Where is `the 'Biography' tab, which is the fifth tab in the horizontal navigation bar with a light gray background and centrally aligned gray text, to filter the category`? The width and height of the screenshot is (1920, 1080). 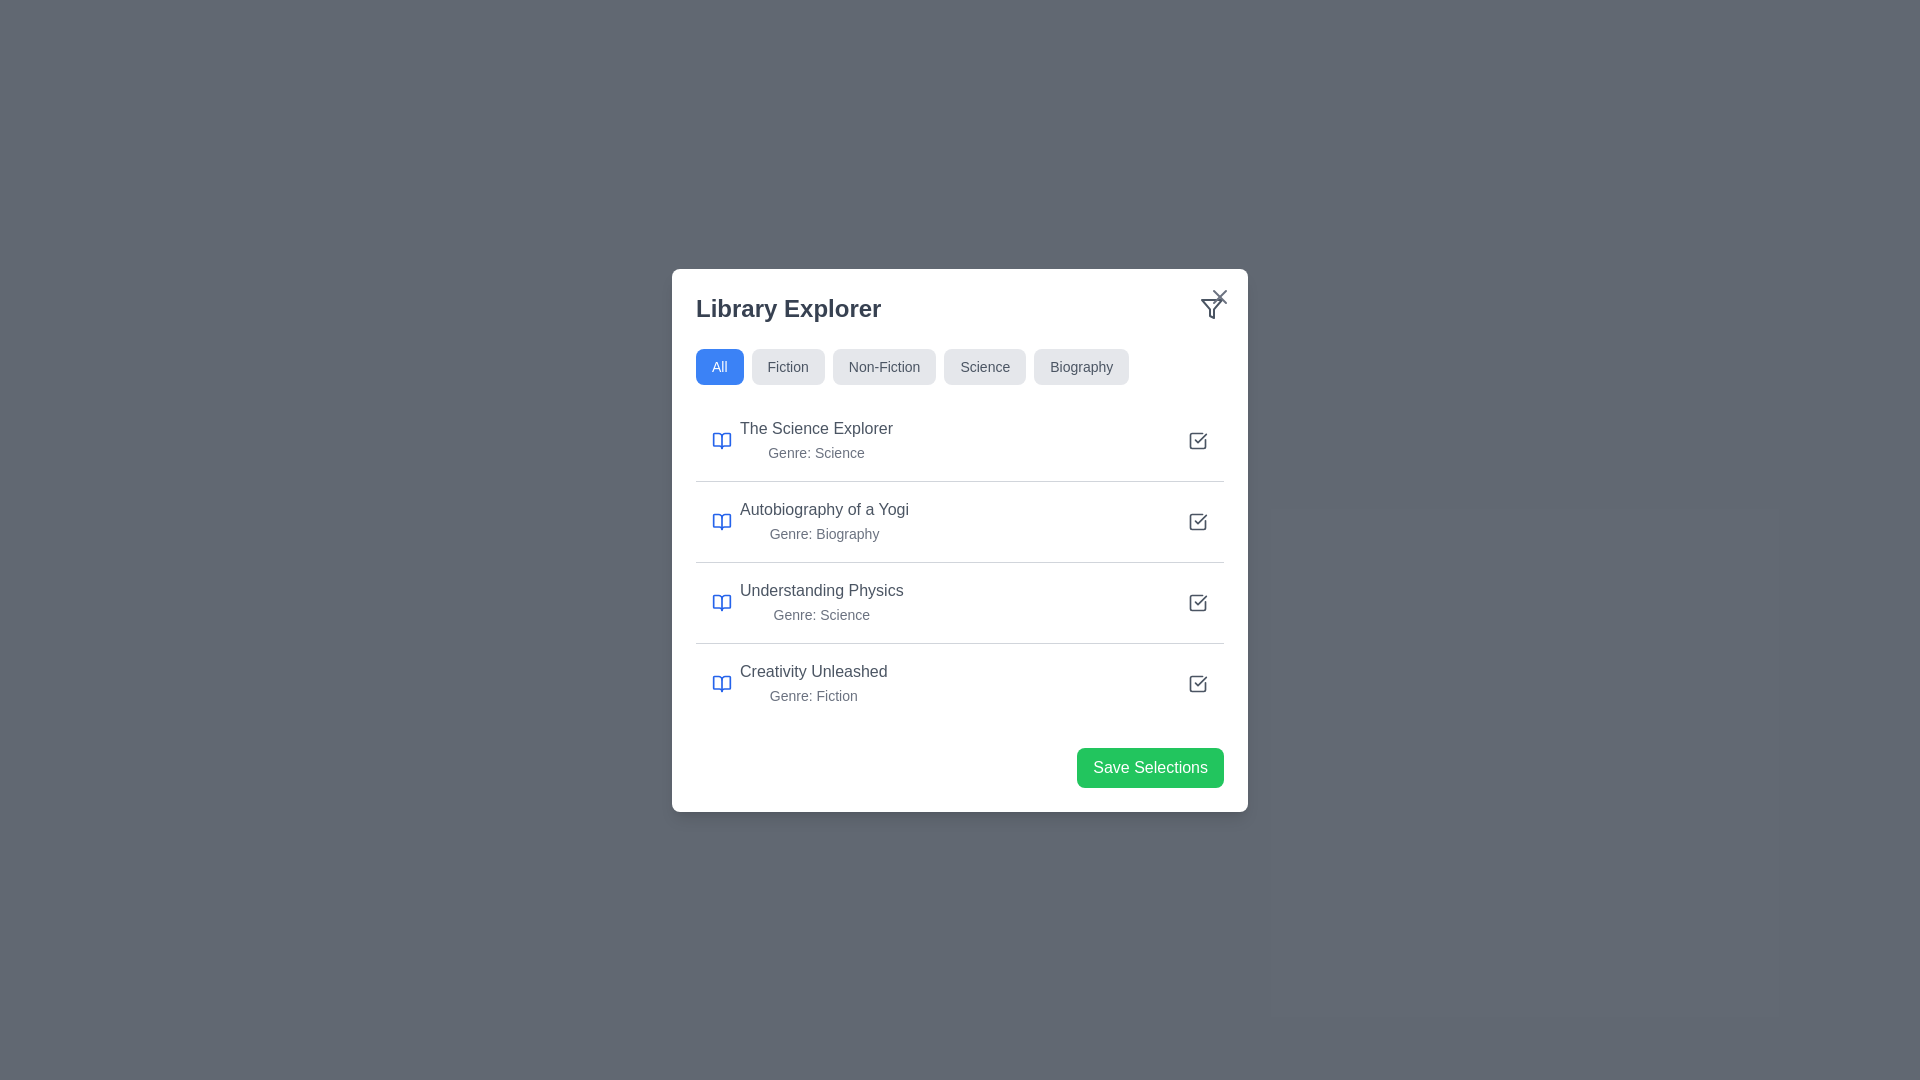
the 'Biography' tab, which is the fifth tab in the horizontal navigation bar with a light gray background and centrally aligned gray text, to filter the category is located at coordinates (1080, 366).